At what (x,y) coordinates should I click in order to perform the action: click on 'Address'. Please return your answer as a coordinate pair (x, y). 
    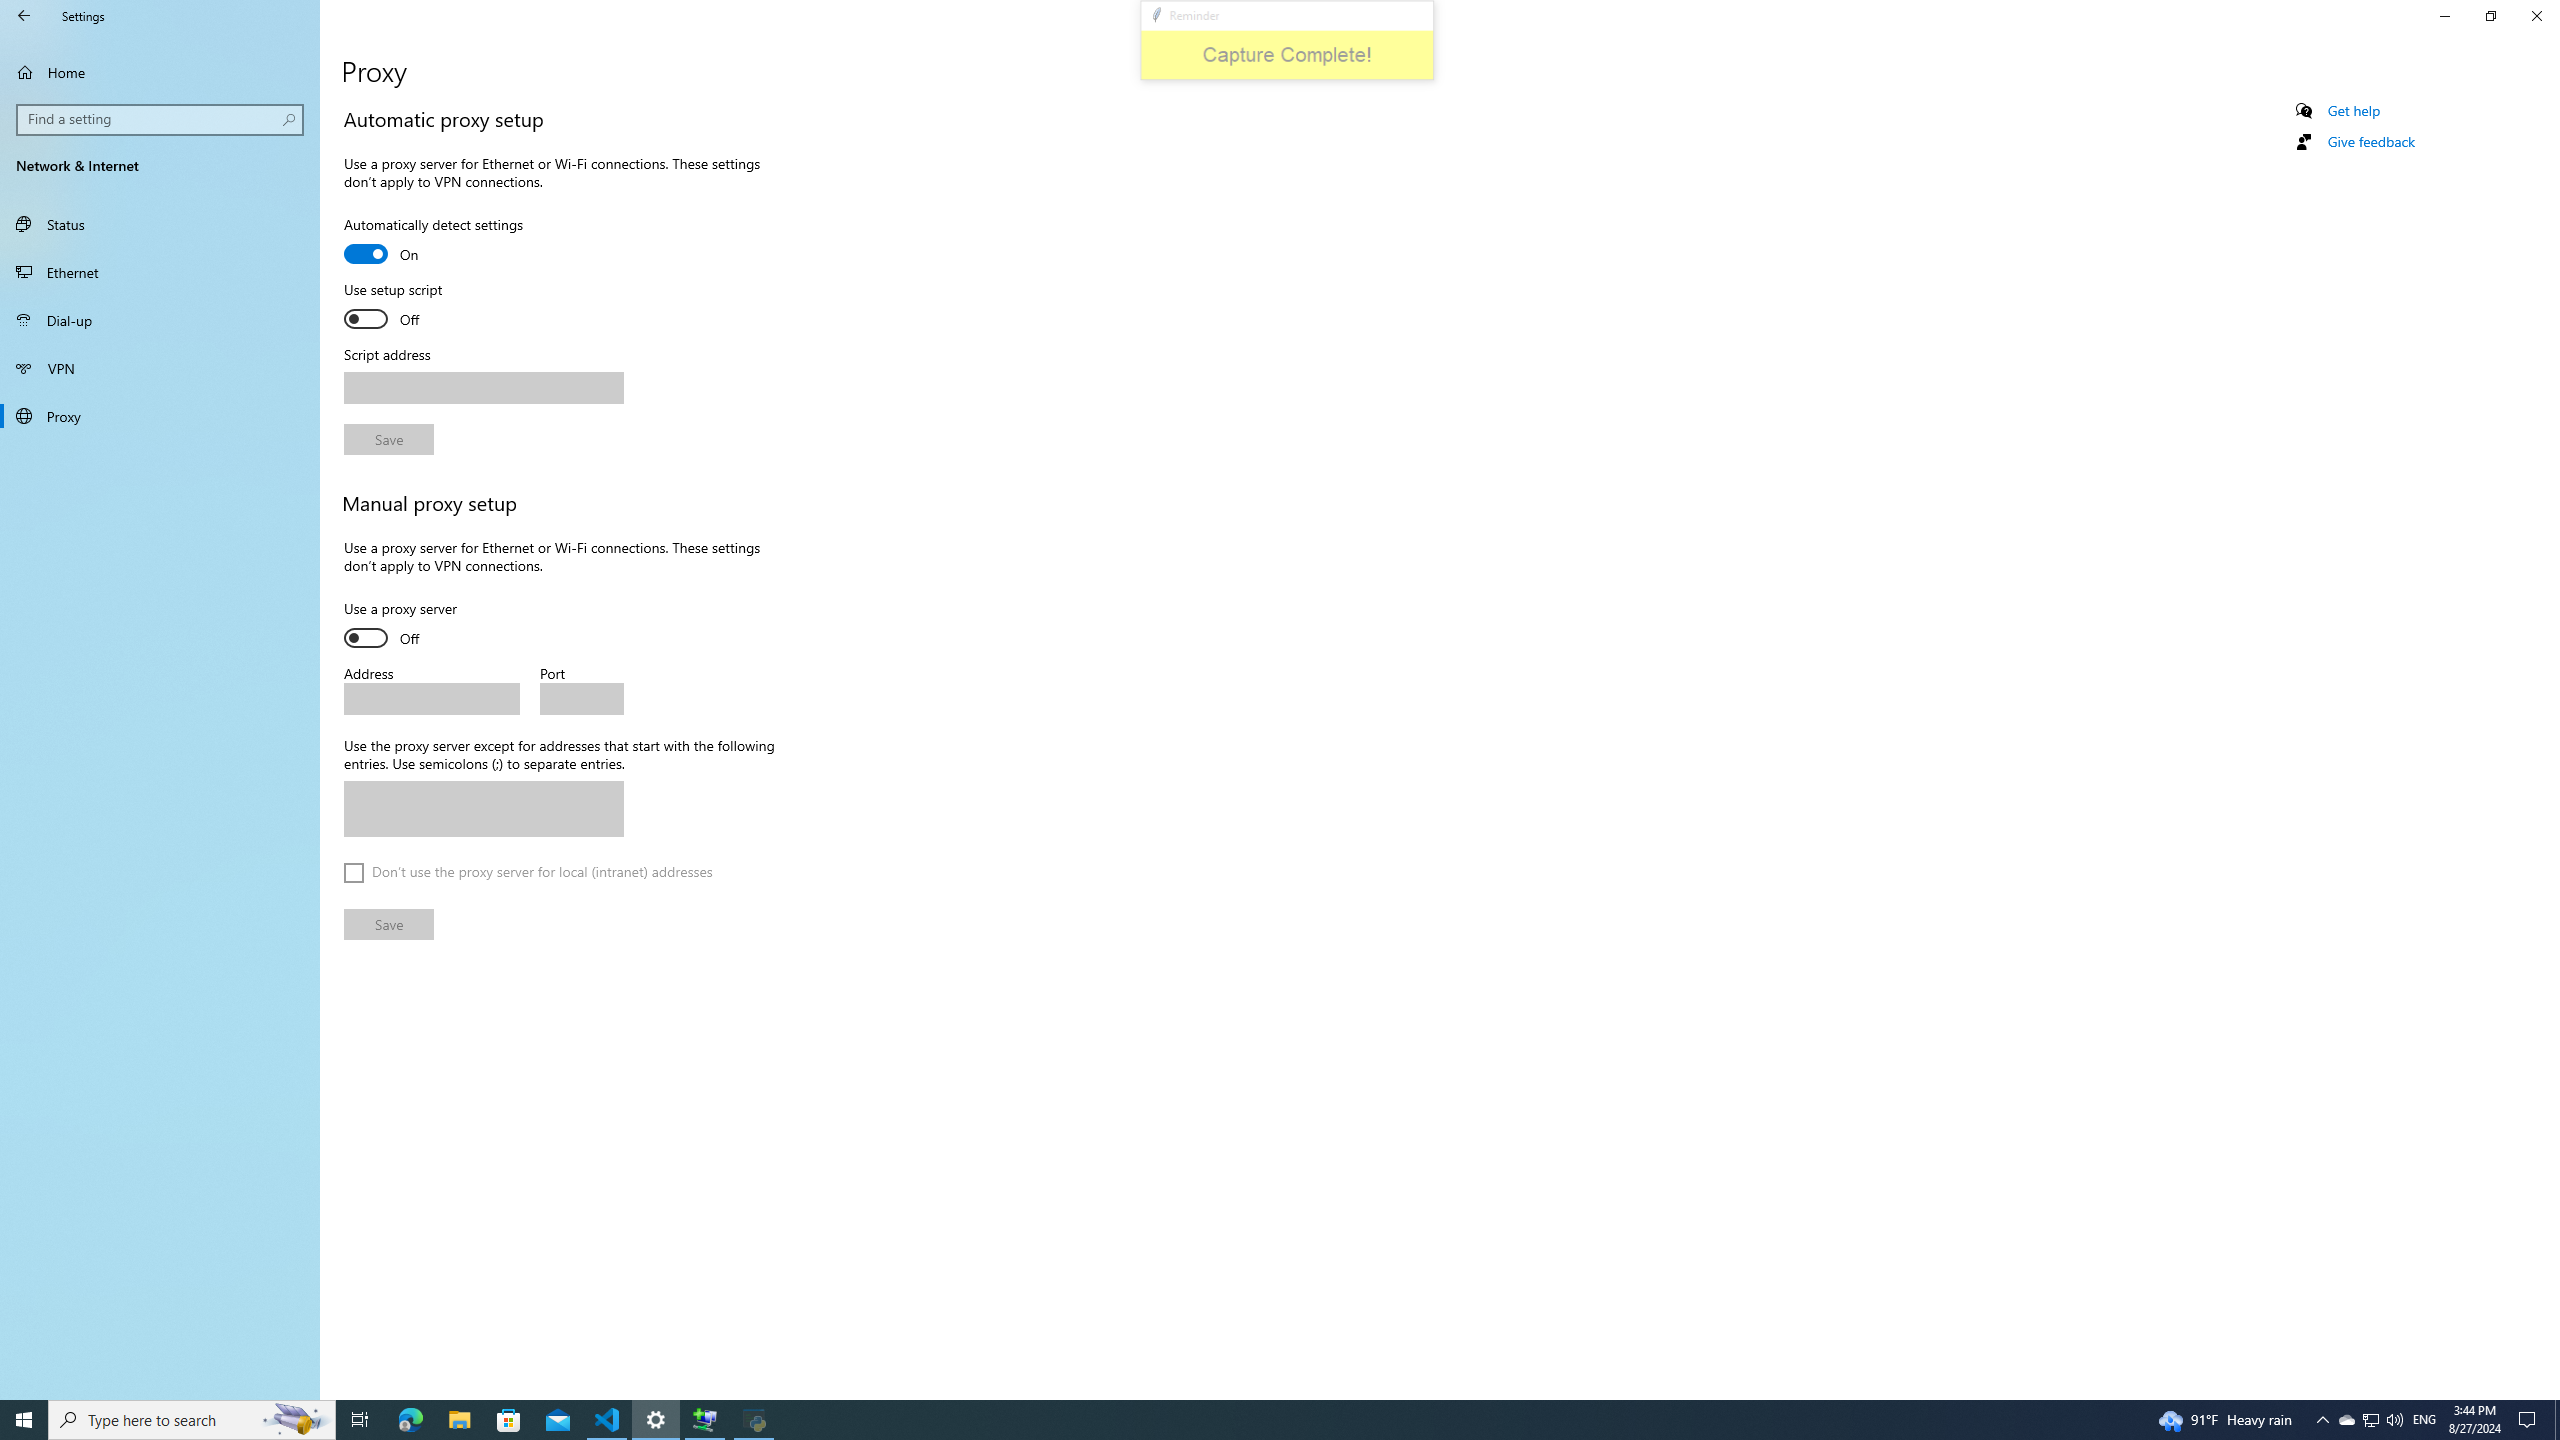
    Looking at the image, I should click on (431, 698).